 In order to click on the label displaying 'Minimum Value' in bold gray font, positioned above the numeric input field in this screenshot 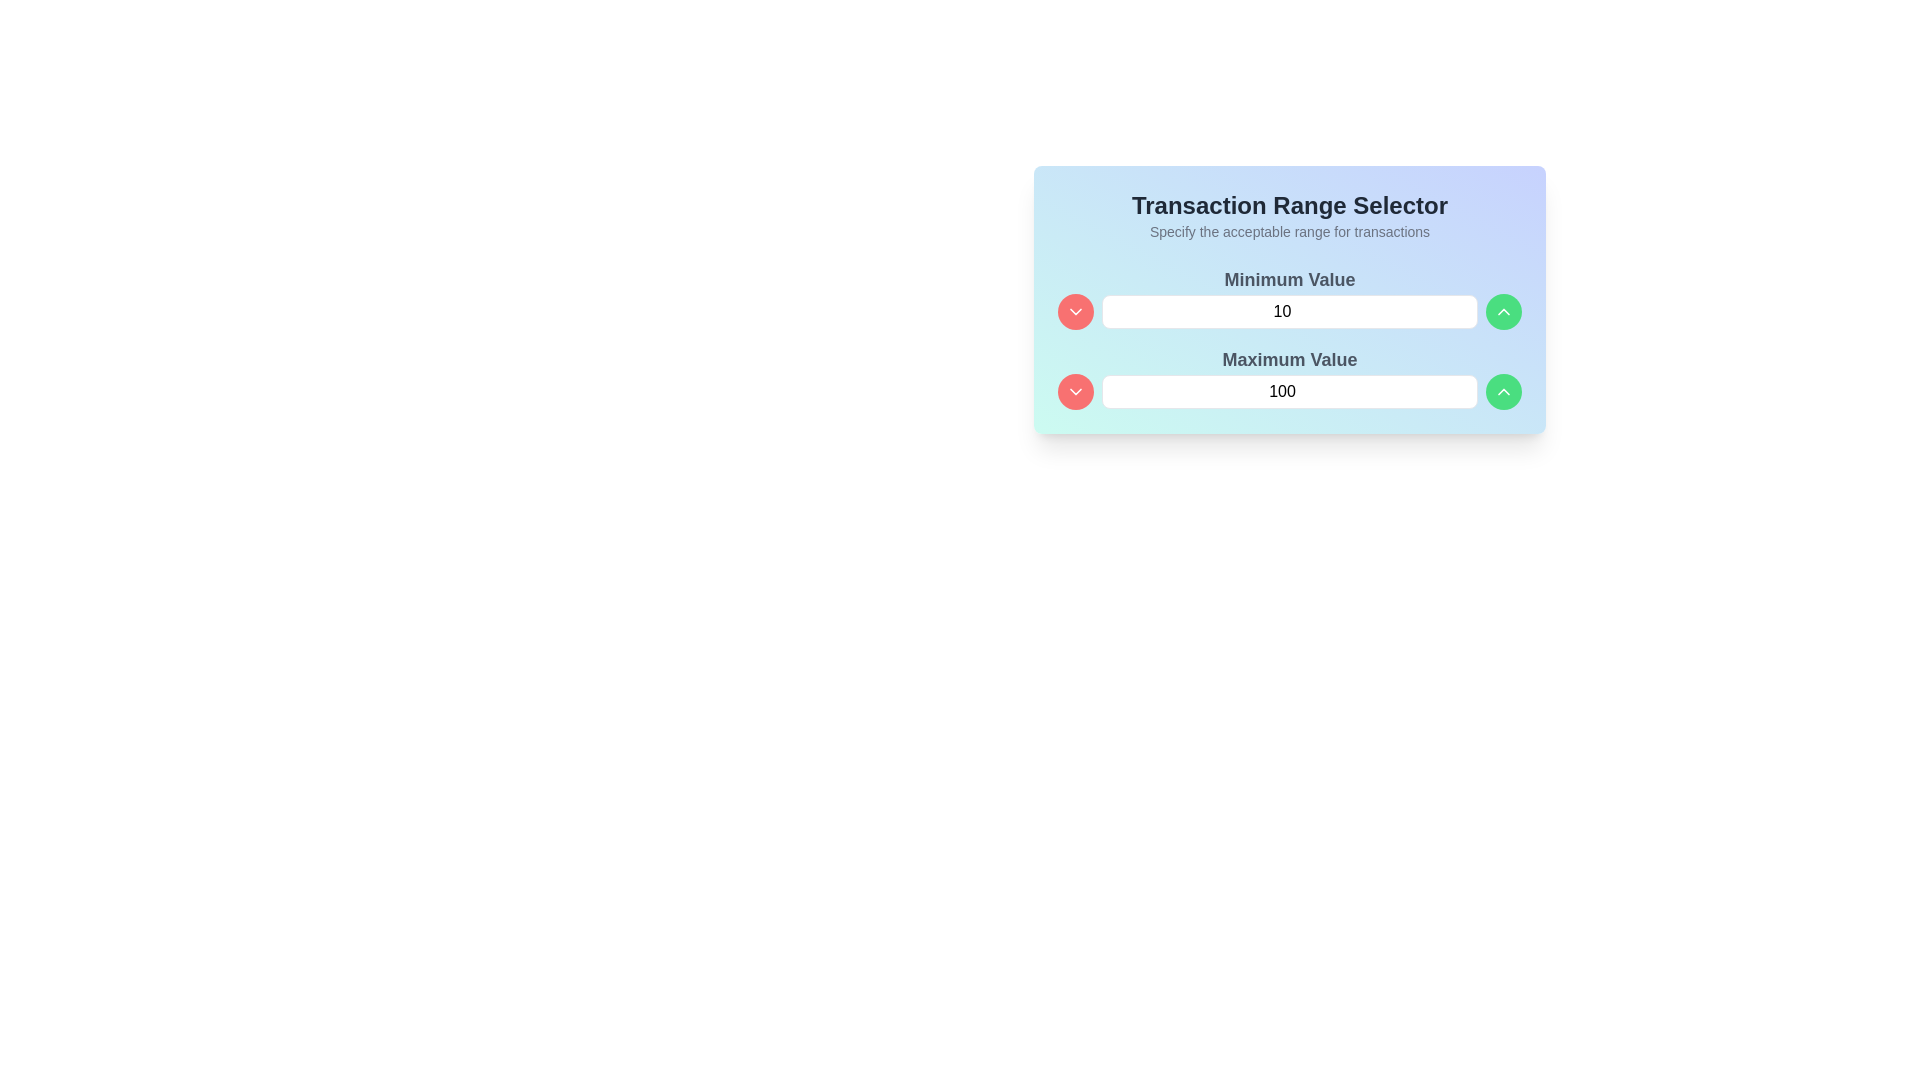, I will do `click(1290, 297)`.